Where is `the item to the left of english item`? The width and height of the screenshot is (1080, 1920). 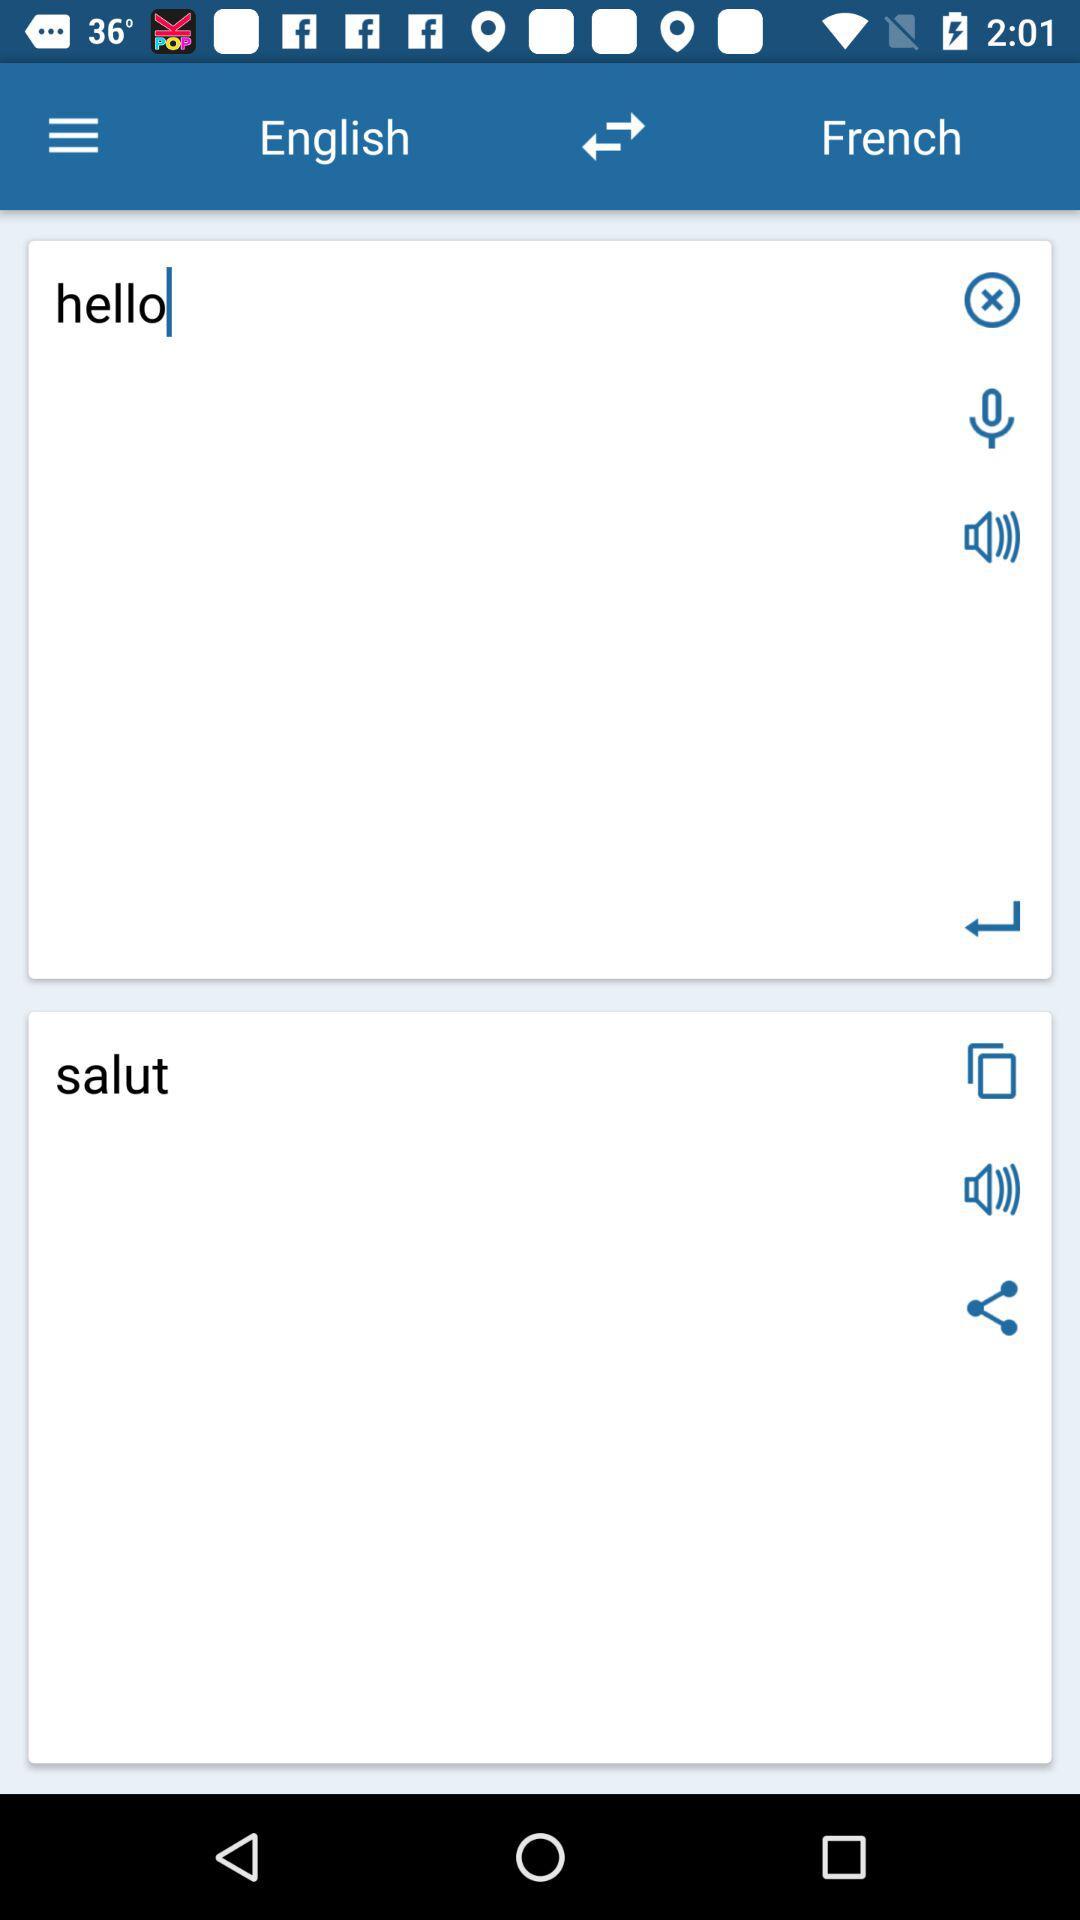 the item to the left of english item is located at coordinates (72, 135).